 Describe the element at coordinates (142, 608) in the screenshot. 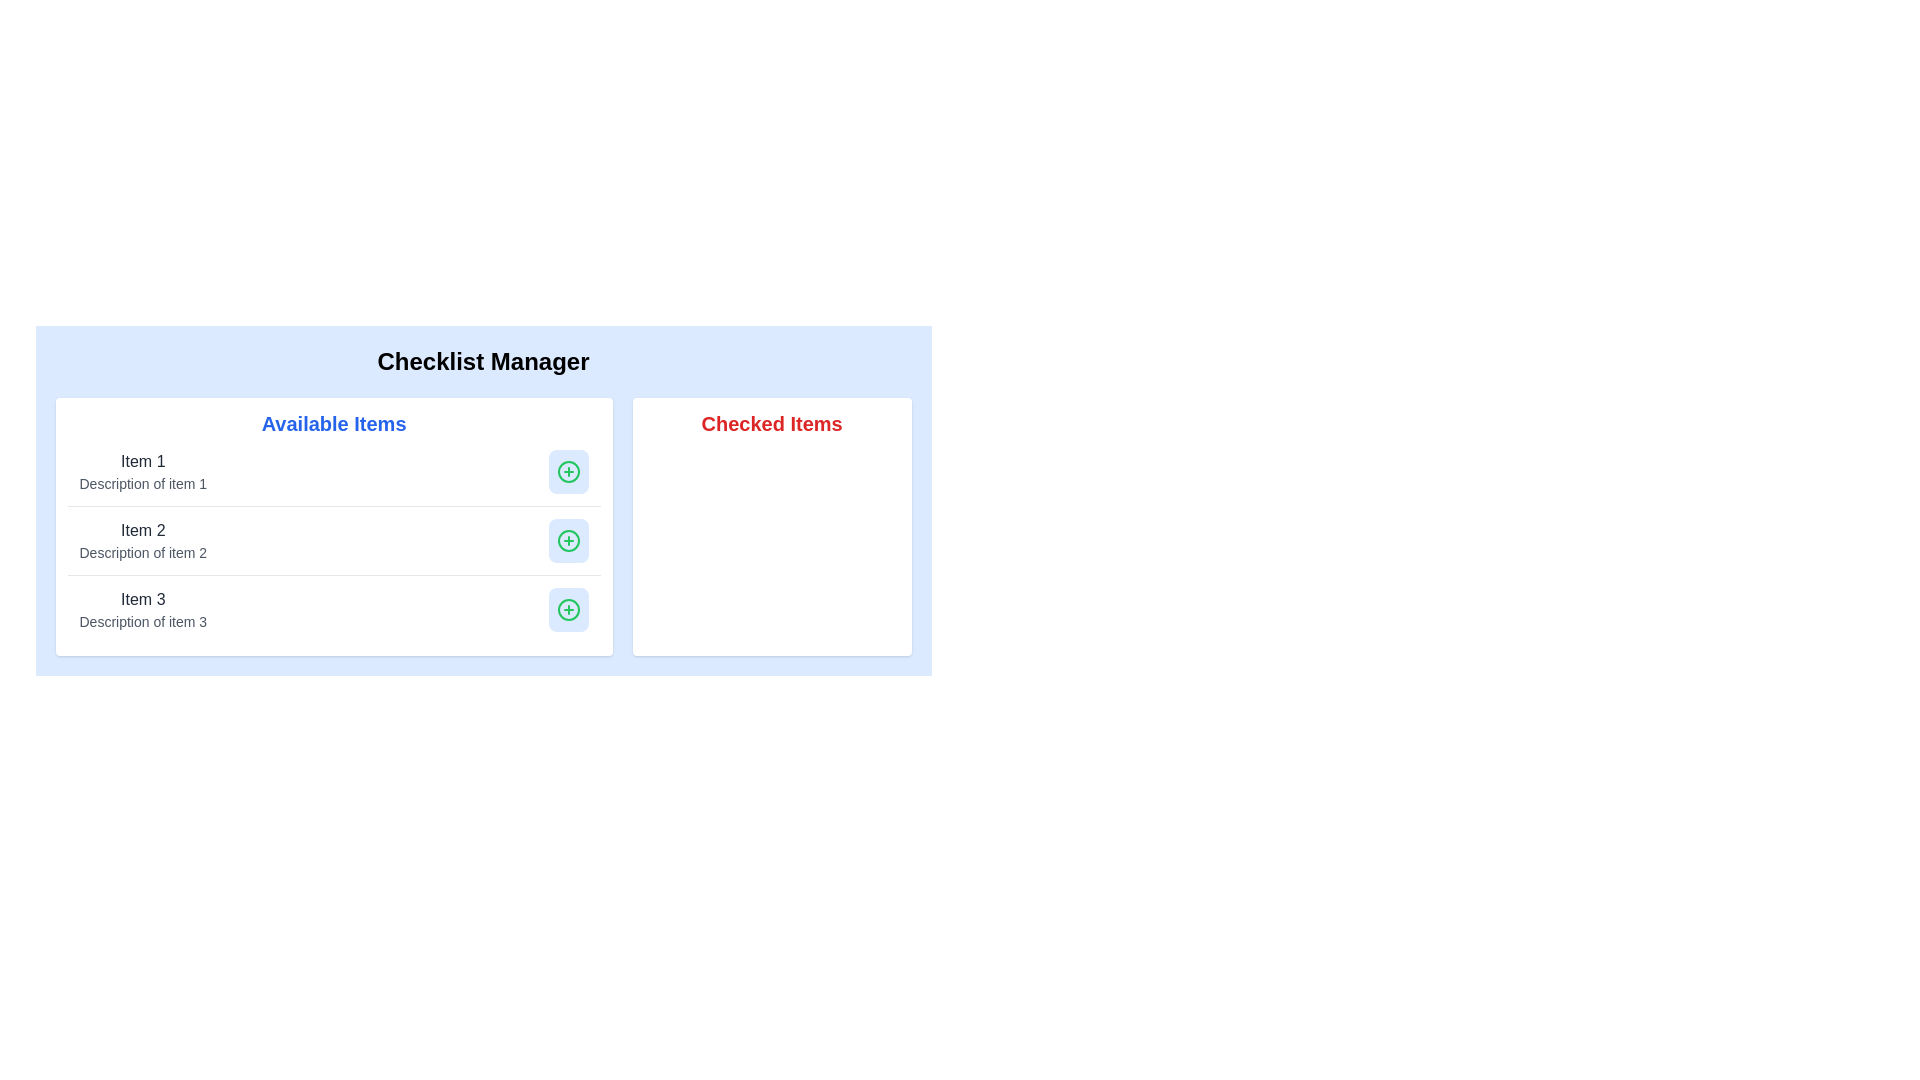

I see `the label that displays 'Item 3' with the description 'Description of item 3' in the 'Available Items' section of the 'Checklist Manager' interface` at that location.